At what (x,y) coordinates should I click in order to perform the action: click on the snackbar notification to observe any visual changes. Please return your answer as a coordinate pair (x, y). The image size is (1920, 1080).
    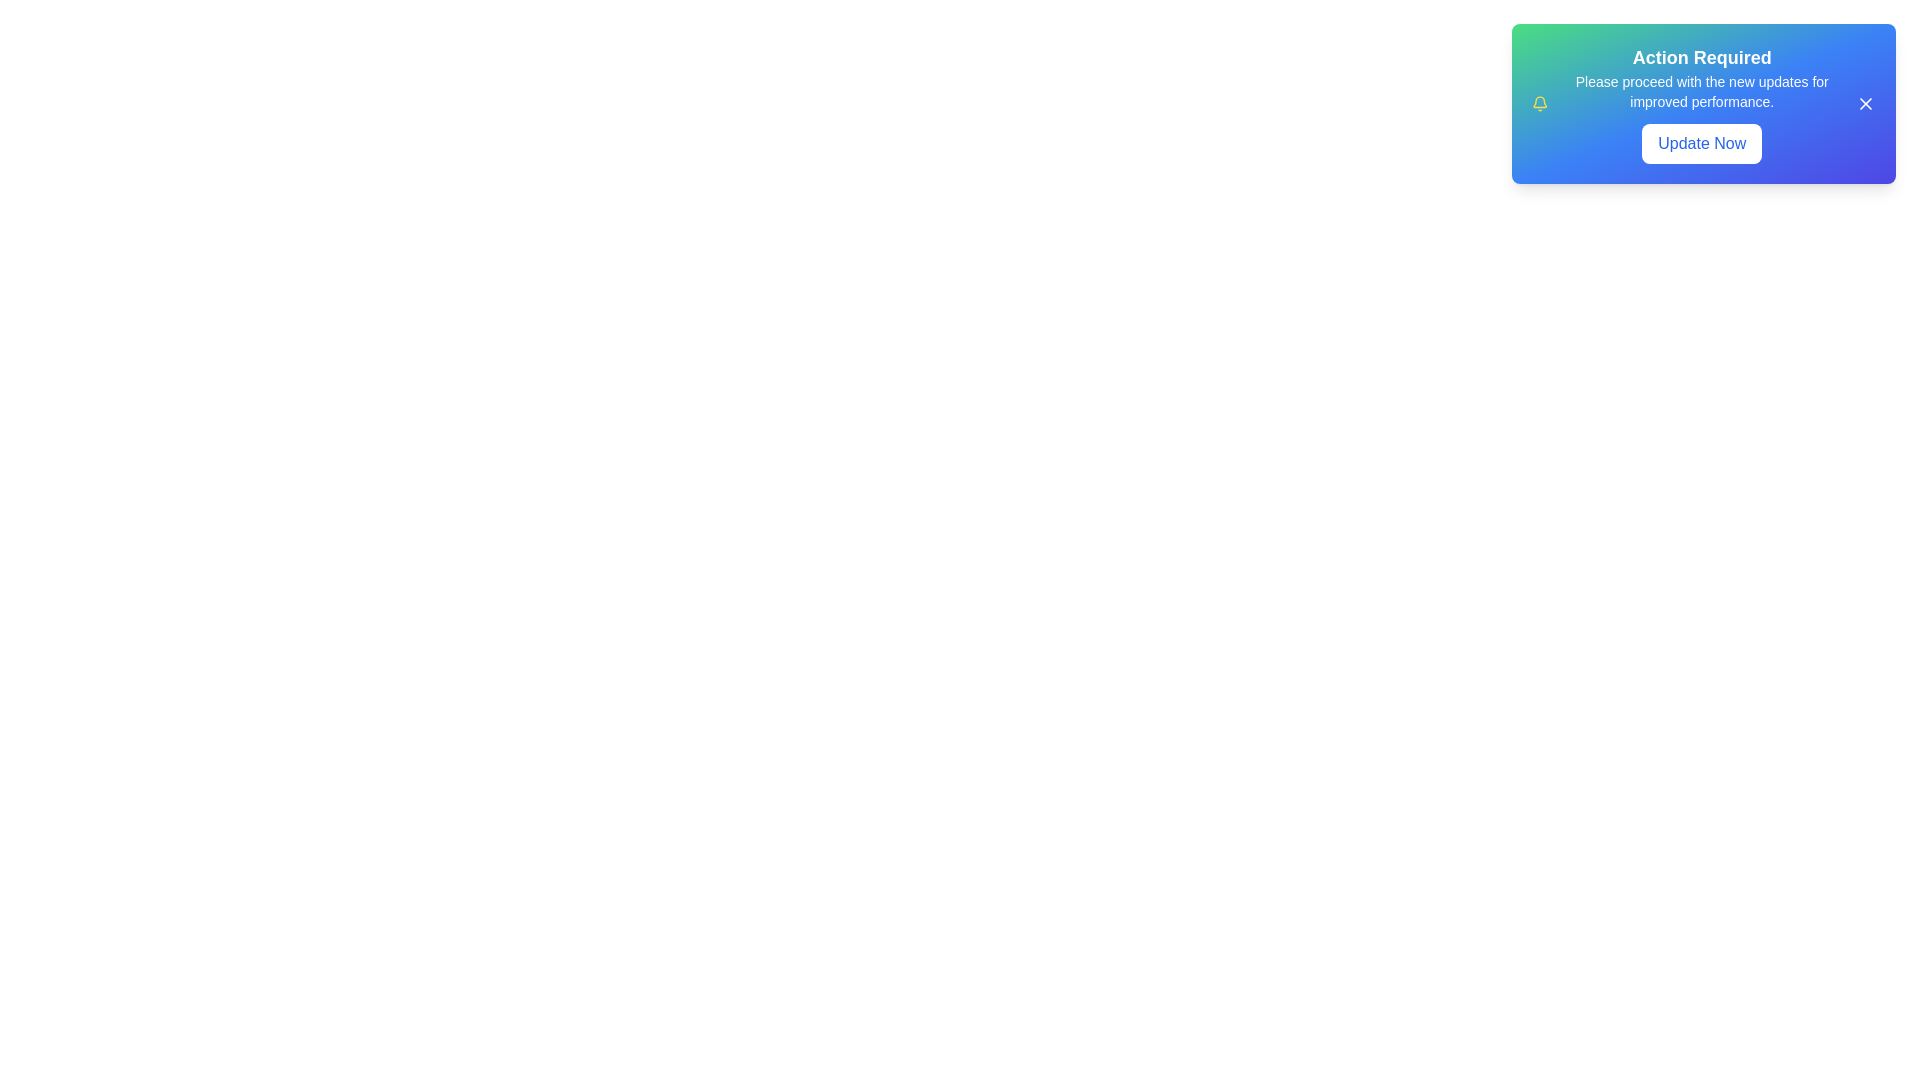
    Looking at the image, I should click on (1703, 104).